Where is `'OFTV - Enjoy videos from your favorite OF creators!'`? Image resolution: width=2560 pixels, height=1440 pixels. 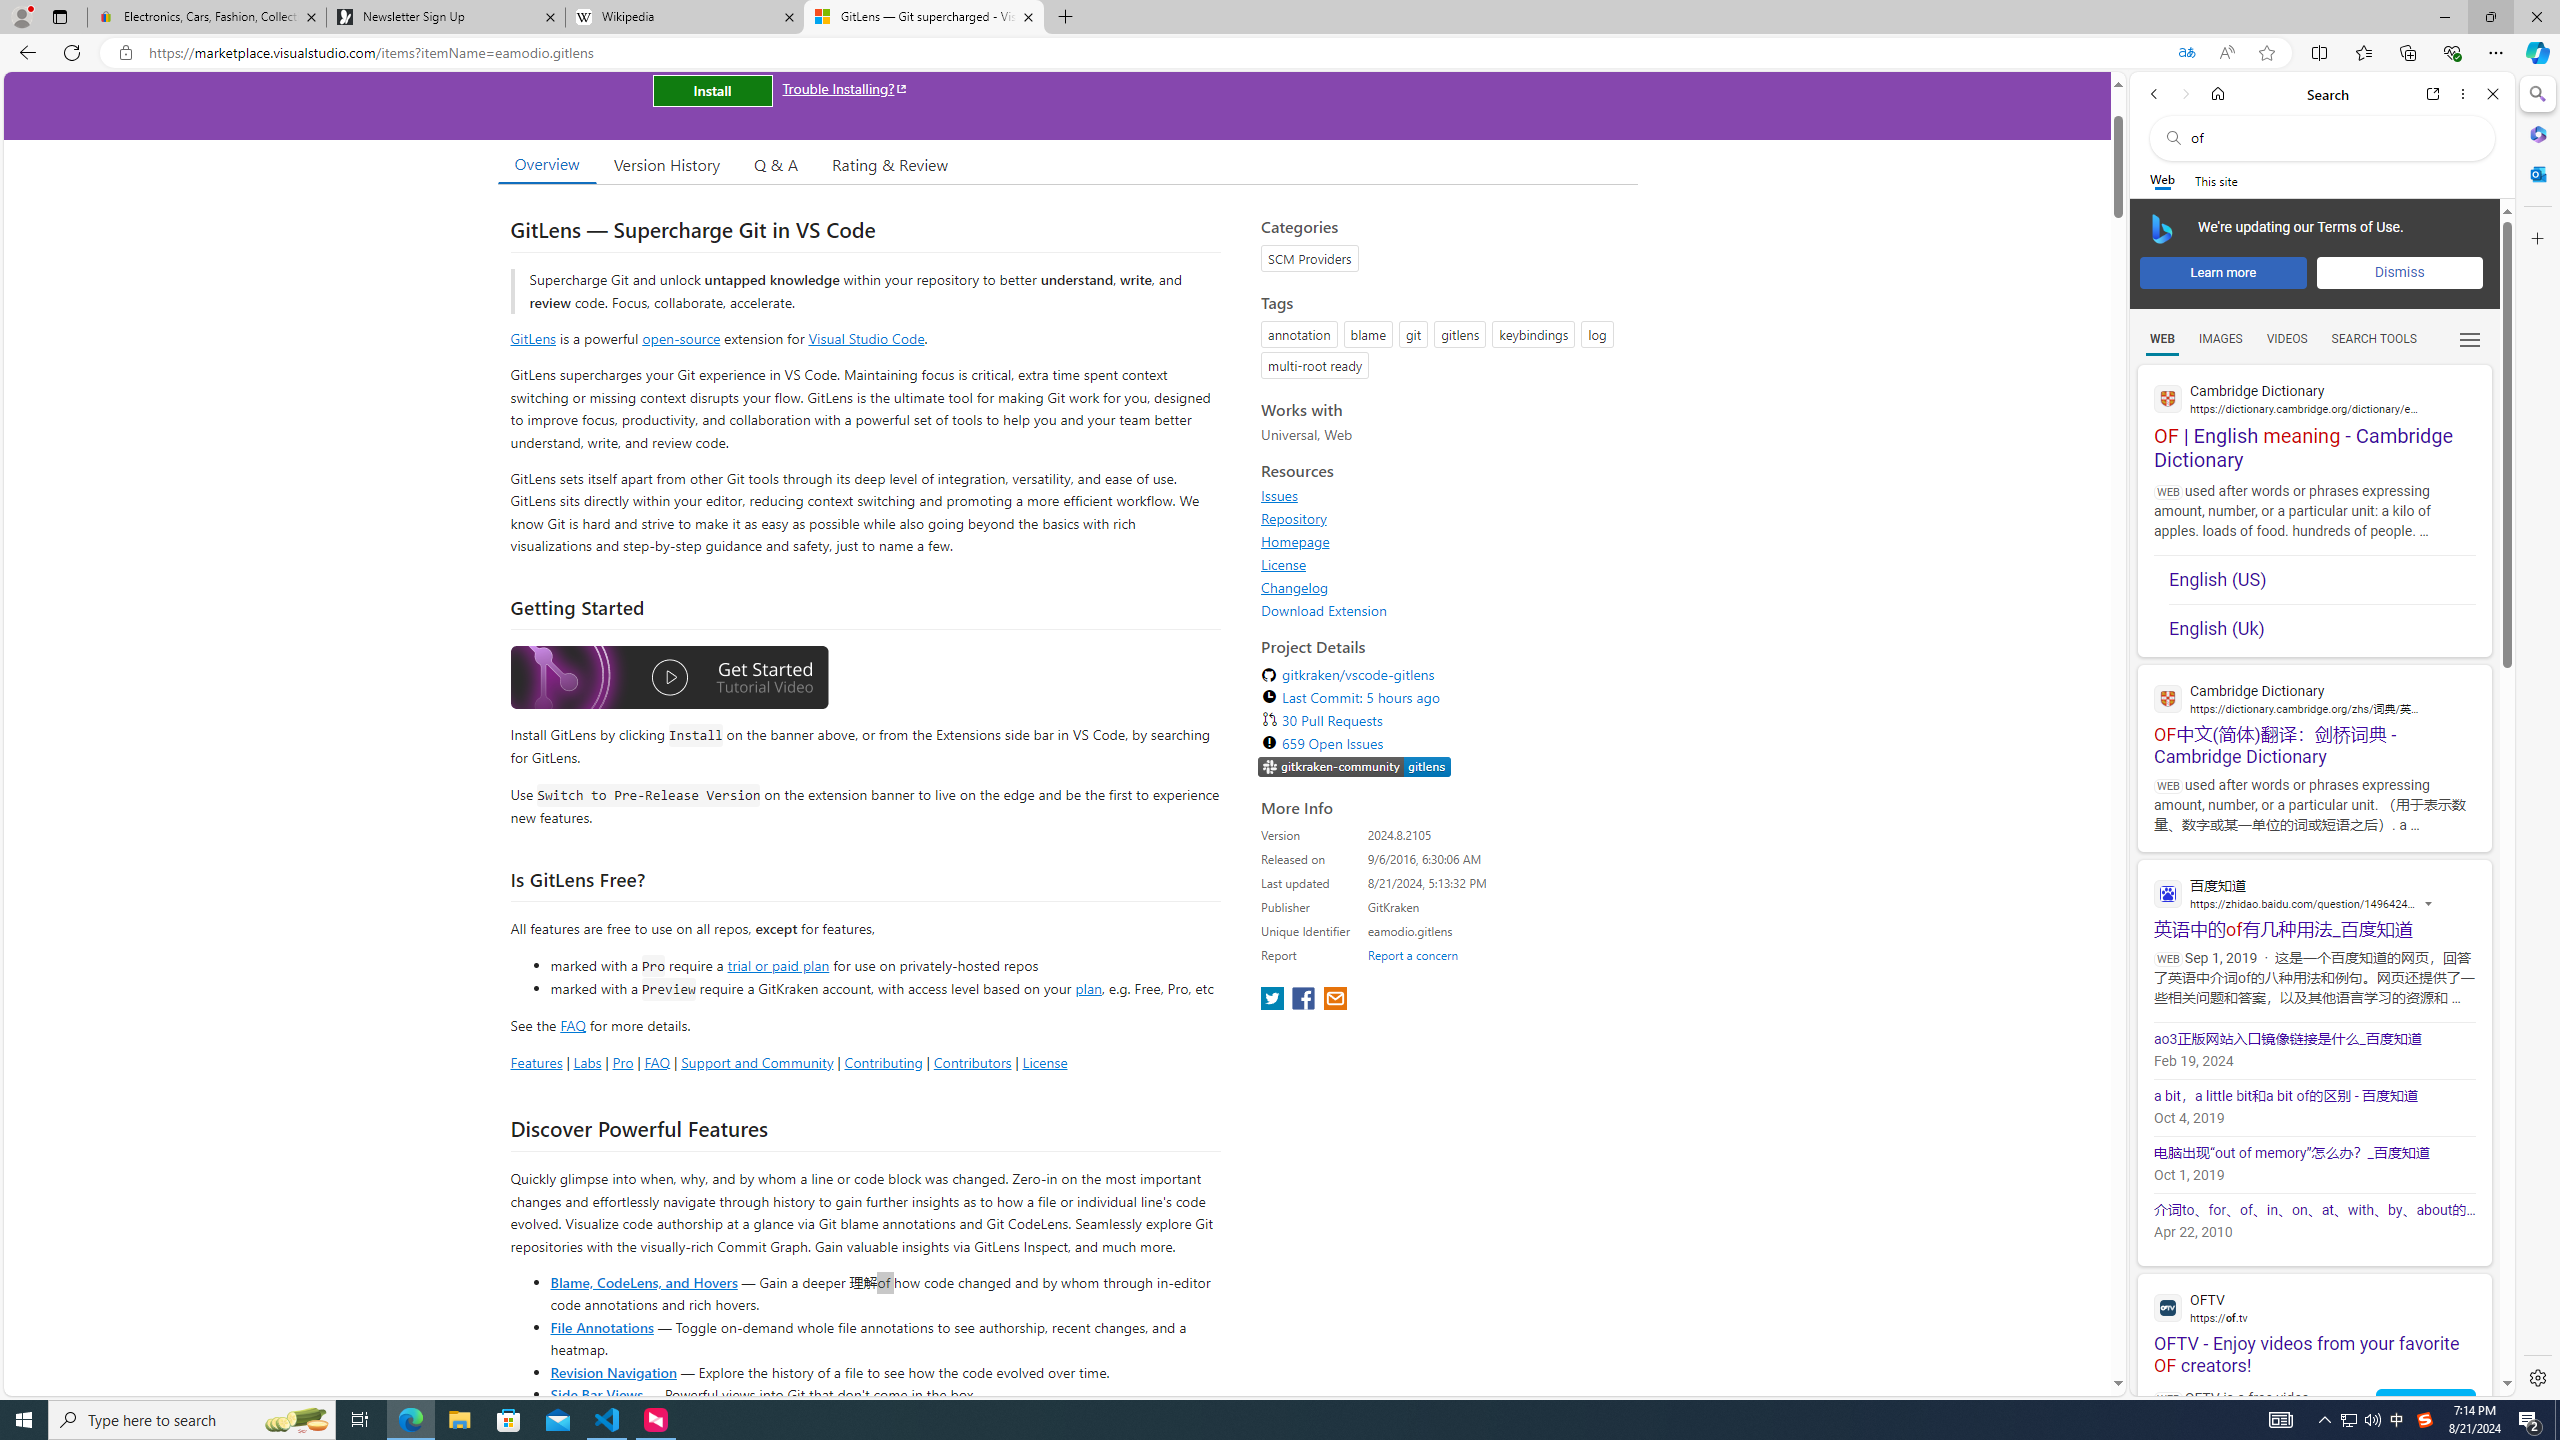
'OFTV - Enjoy videos from your favorite OF creators!' is located at coordinates (2314, 1325).